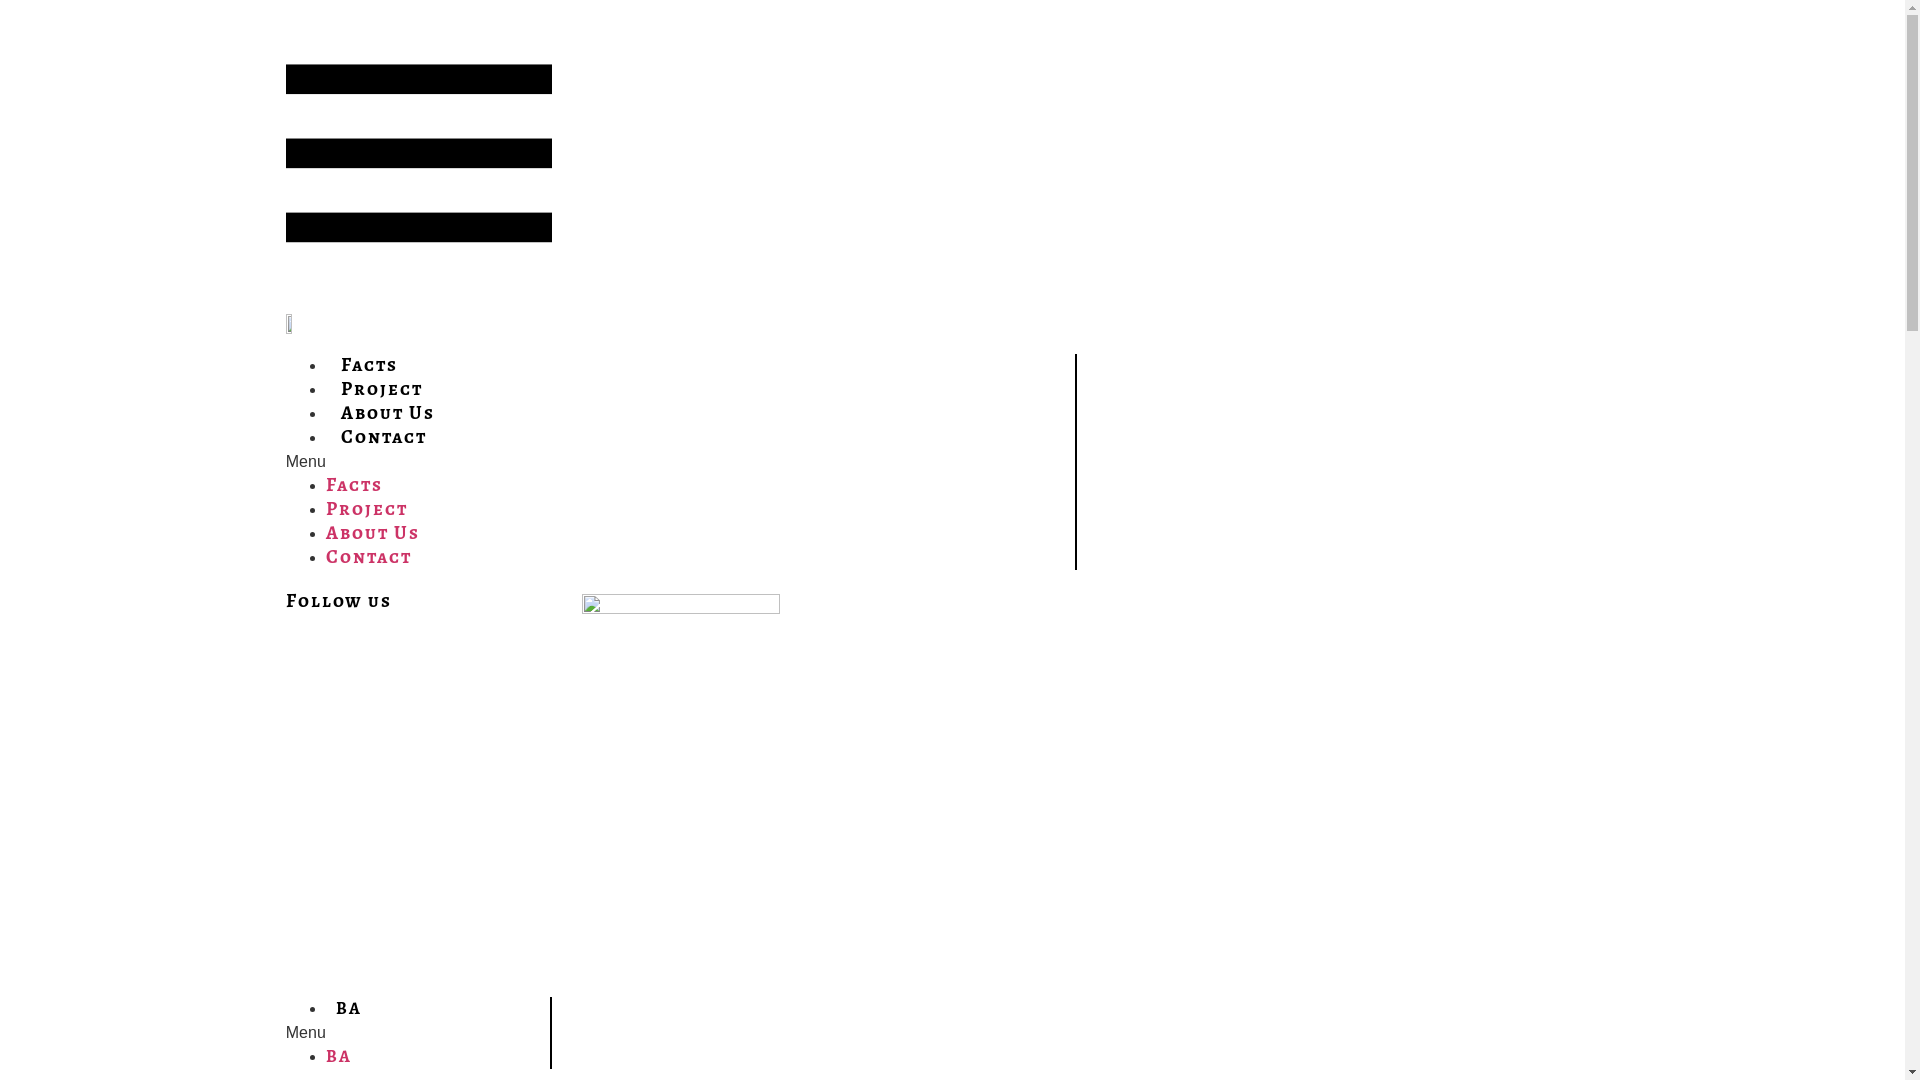  What do you see at coordinates (388, 411) in the screenshot?
I see `'About Us'` at bounding box center [388, 411].